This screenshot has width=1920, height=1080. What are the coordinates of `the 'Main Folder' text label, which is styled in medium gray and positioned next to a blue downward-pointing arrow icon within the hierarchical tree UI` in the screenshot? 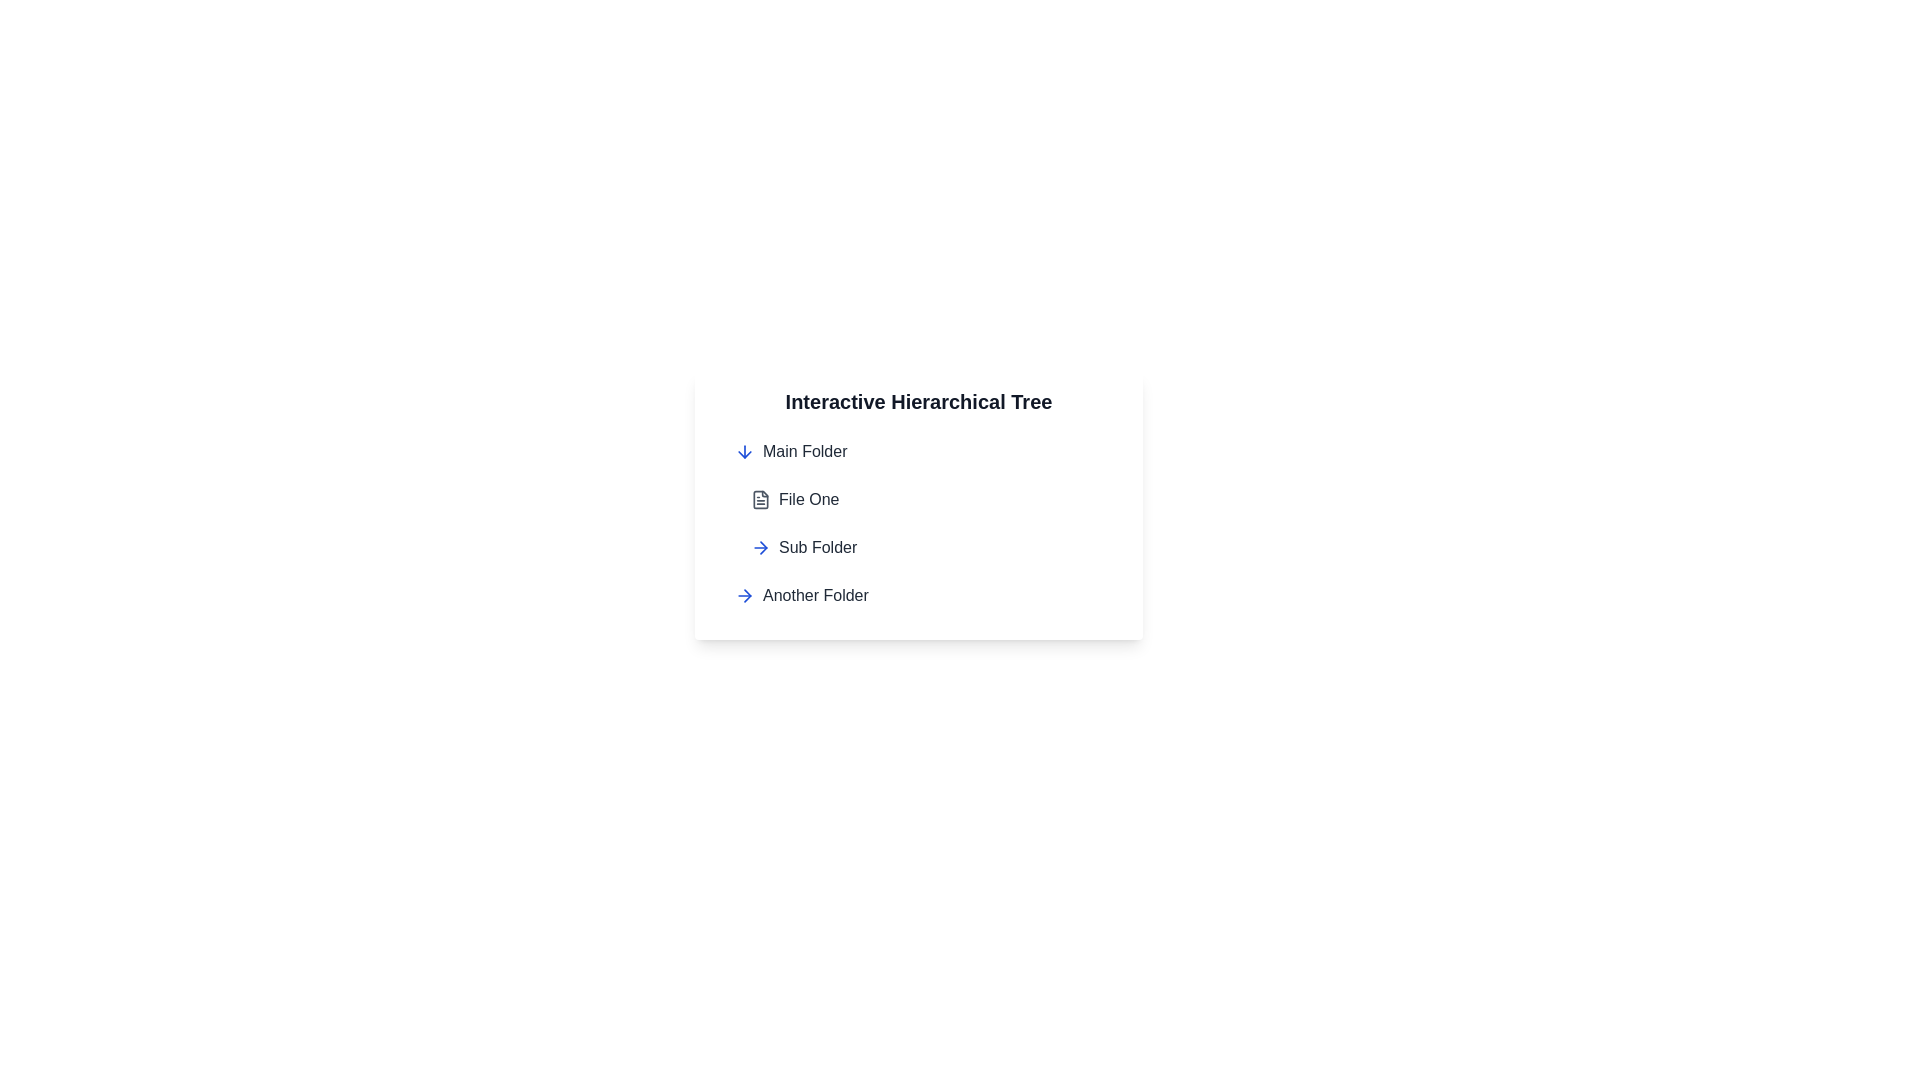 It's located at (805, 451).